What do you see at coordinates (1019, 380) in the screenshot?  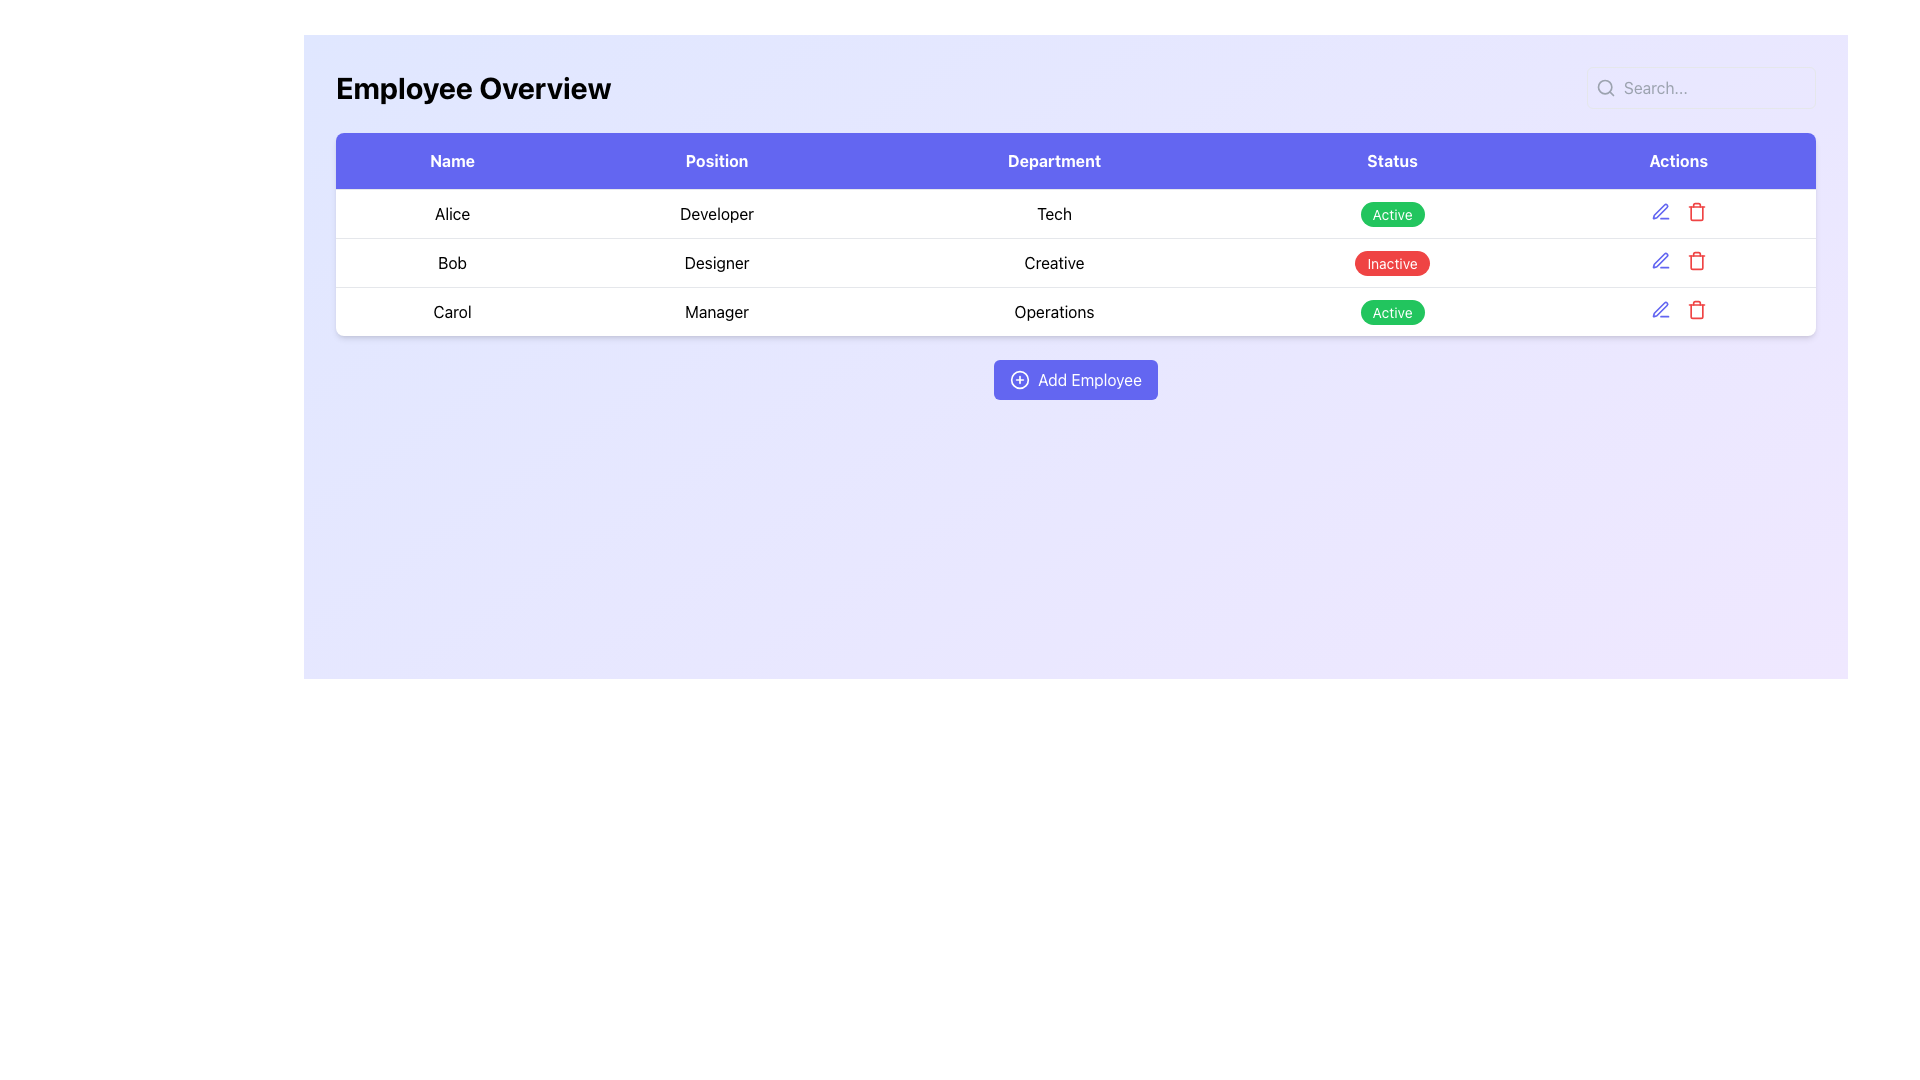 I see `the circular outline element of the 'Add Employee' button located at the bottom section of the interface` at bounding box center [1019, 380].